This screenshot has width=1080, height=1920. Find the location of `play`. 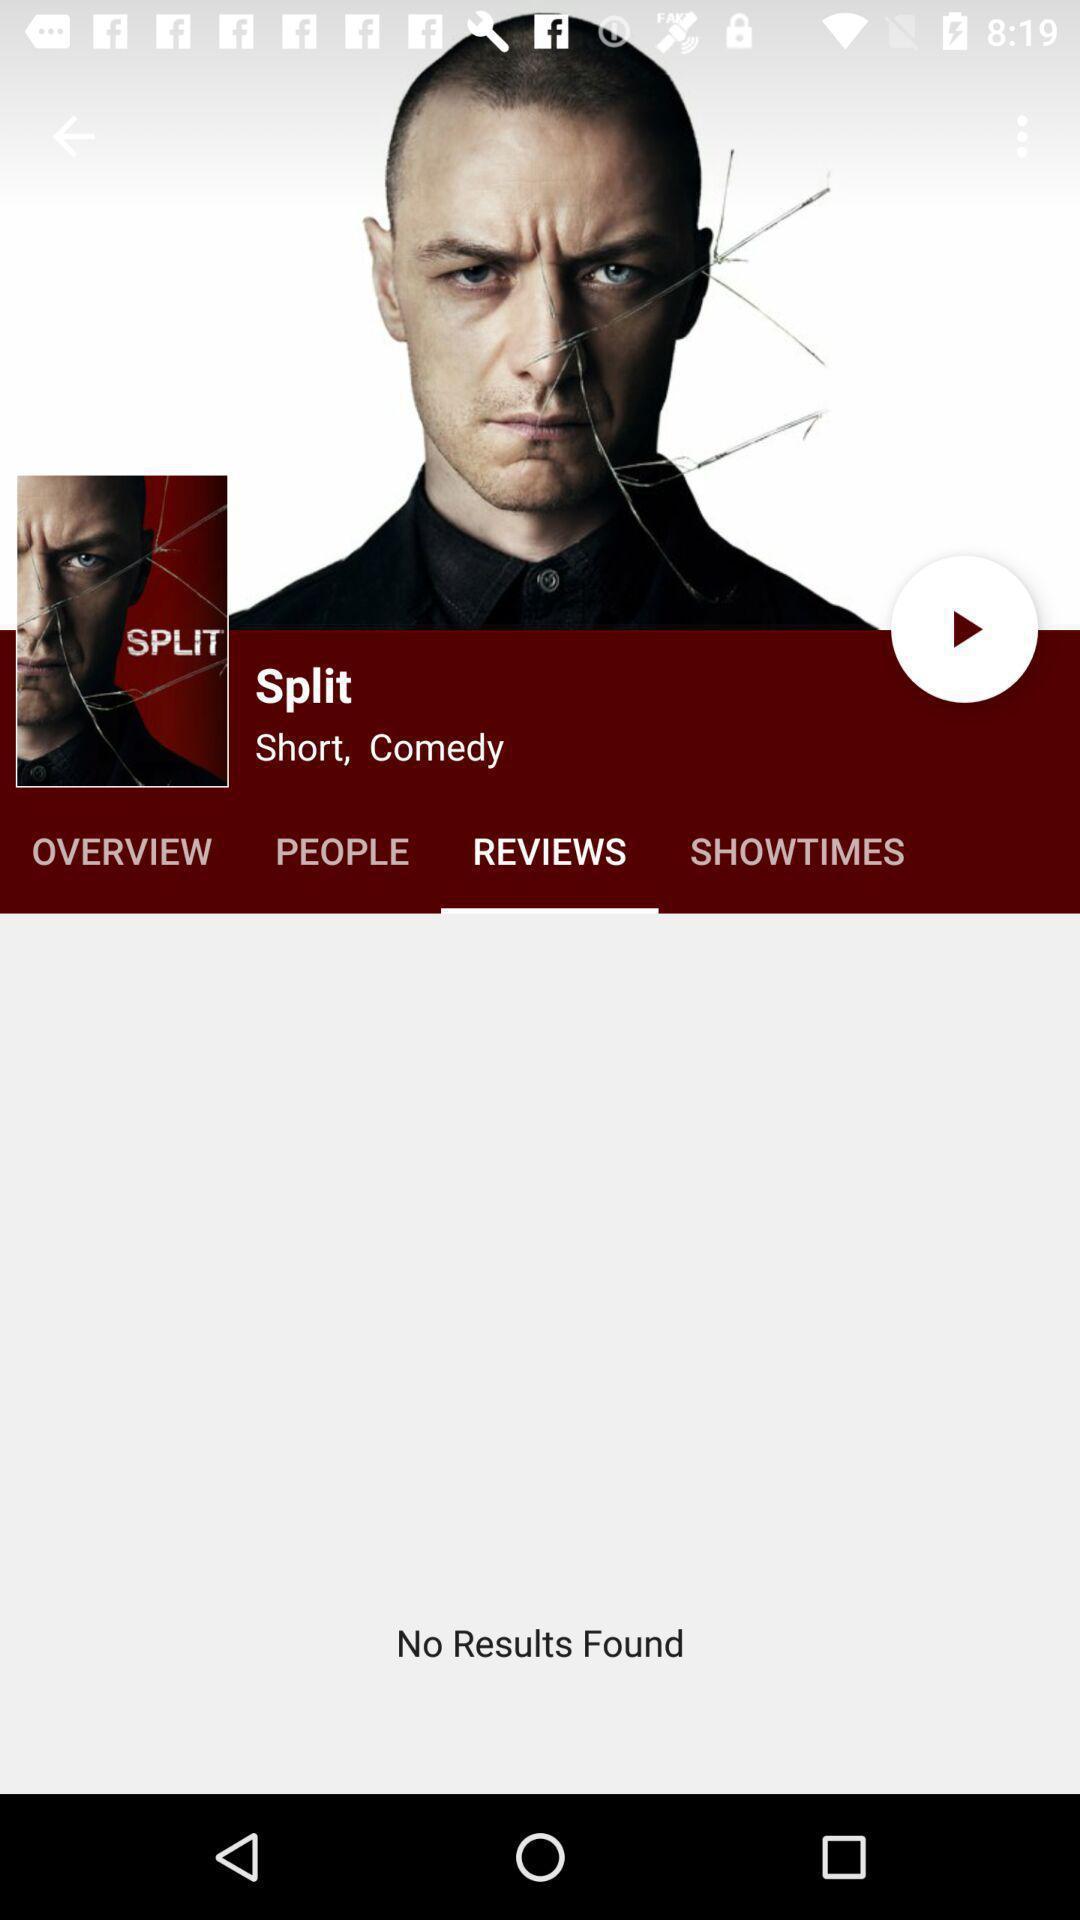

play is located at coordinates (963, 628).